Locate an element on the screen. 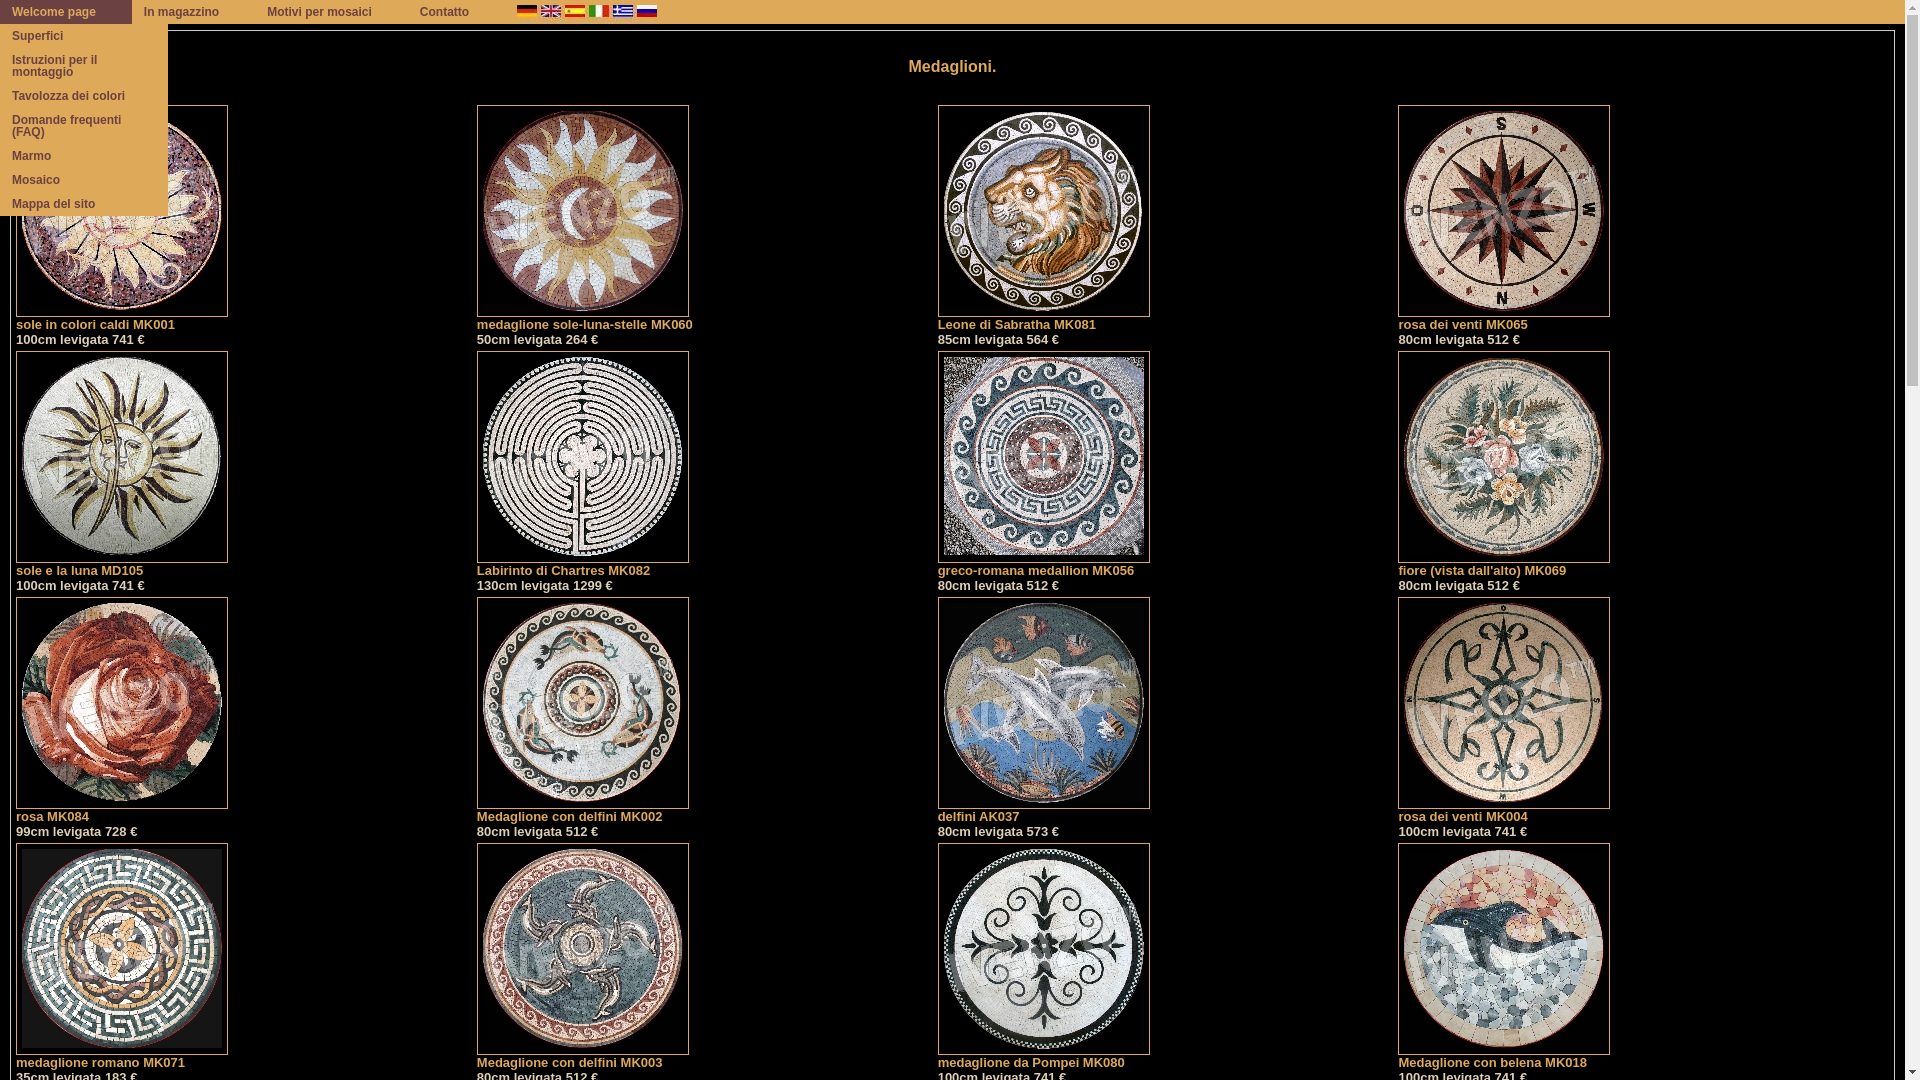 The height and width of the screenshot is (1080, 1920). 'Leone di Sabratha MK081' is located at coordinates (1042, 316).